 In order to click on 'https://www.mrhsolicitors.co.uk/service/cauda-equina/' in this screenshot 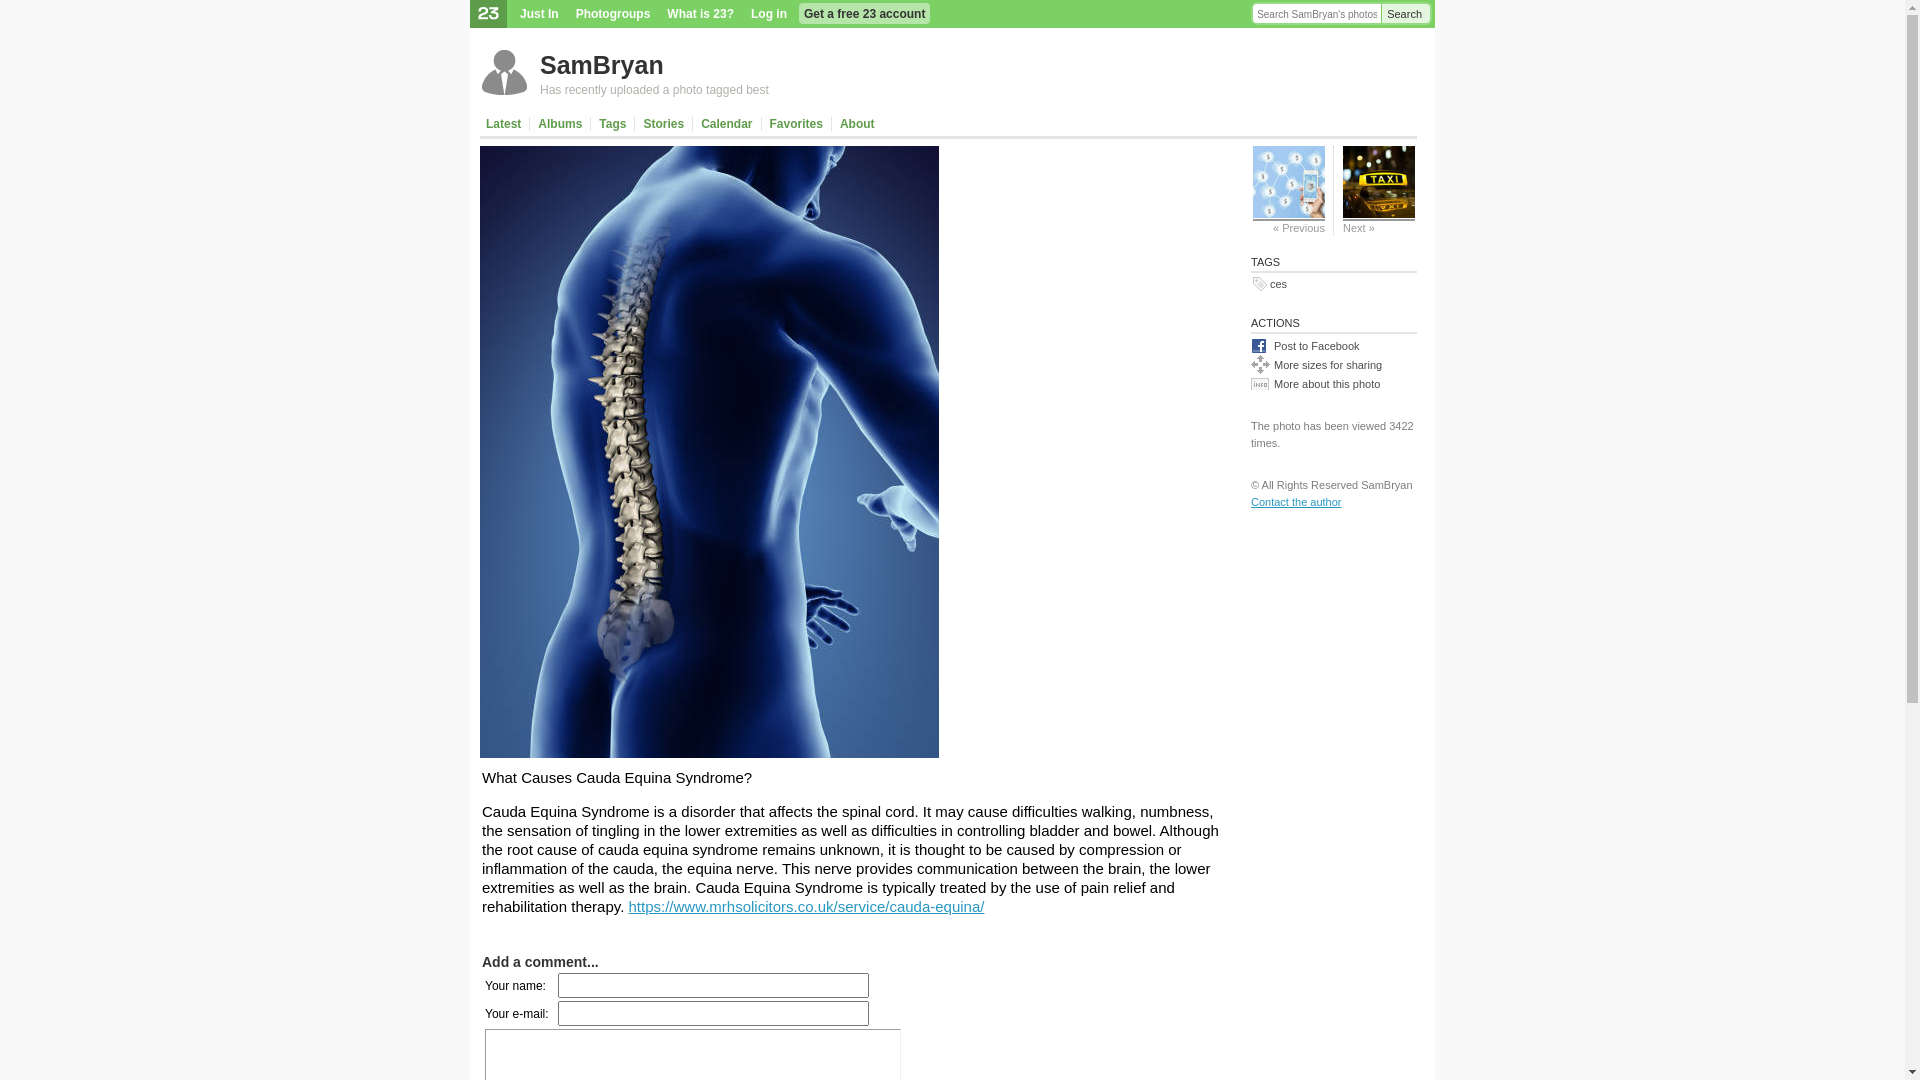, I will do `click(806, 906)`.